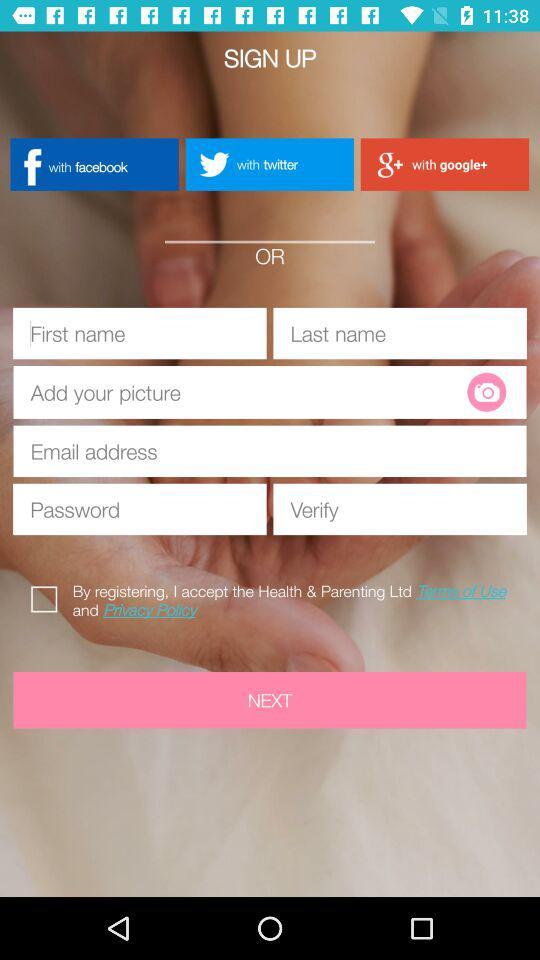 The height and width of the screenshot is (960, 540). What do you see at coordinates (138, 508) in the screenshot?
I see `passwords` at bounding box center [138, 508].